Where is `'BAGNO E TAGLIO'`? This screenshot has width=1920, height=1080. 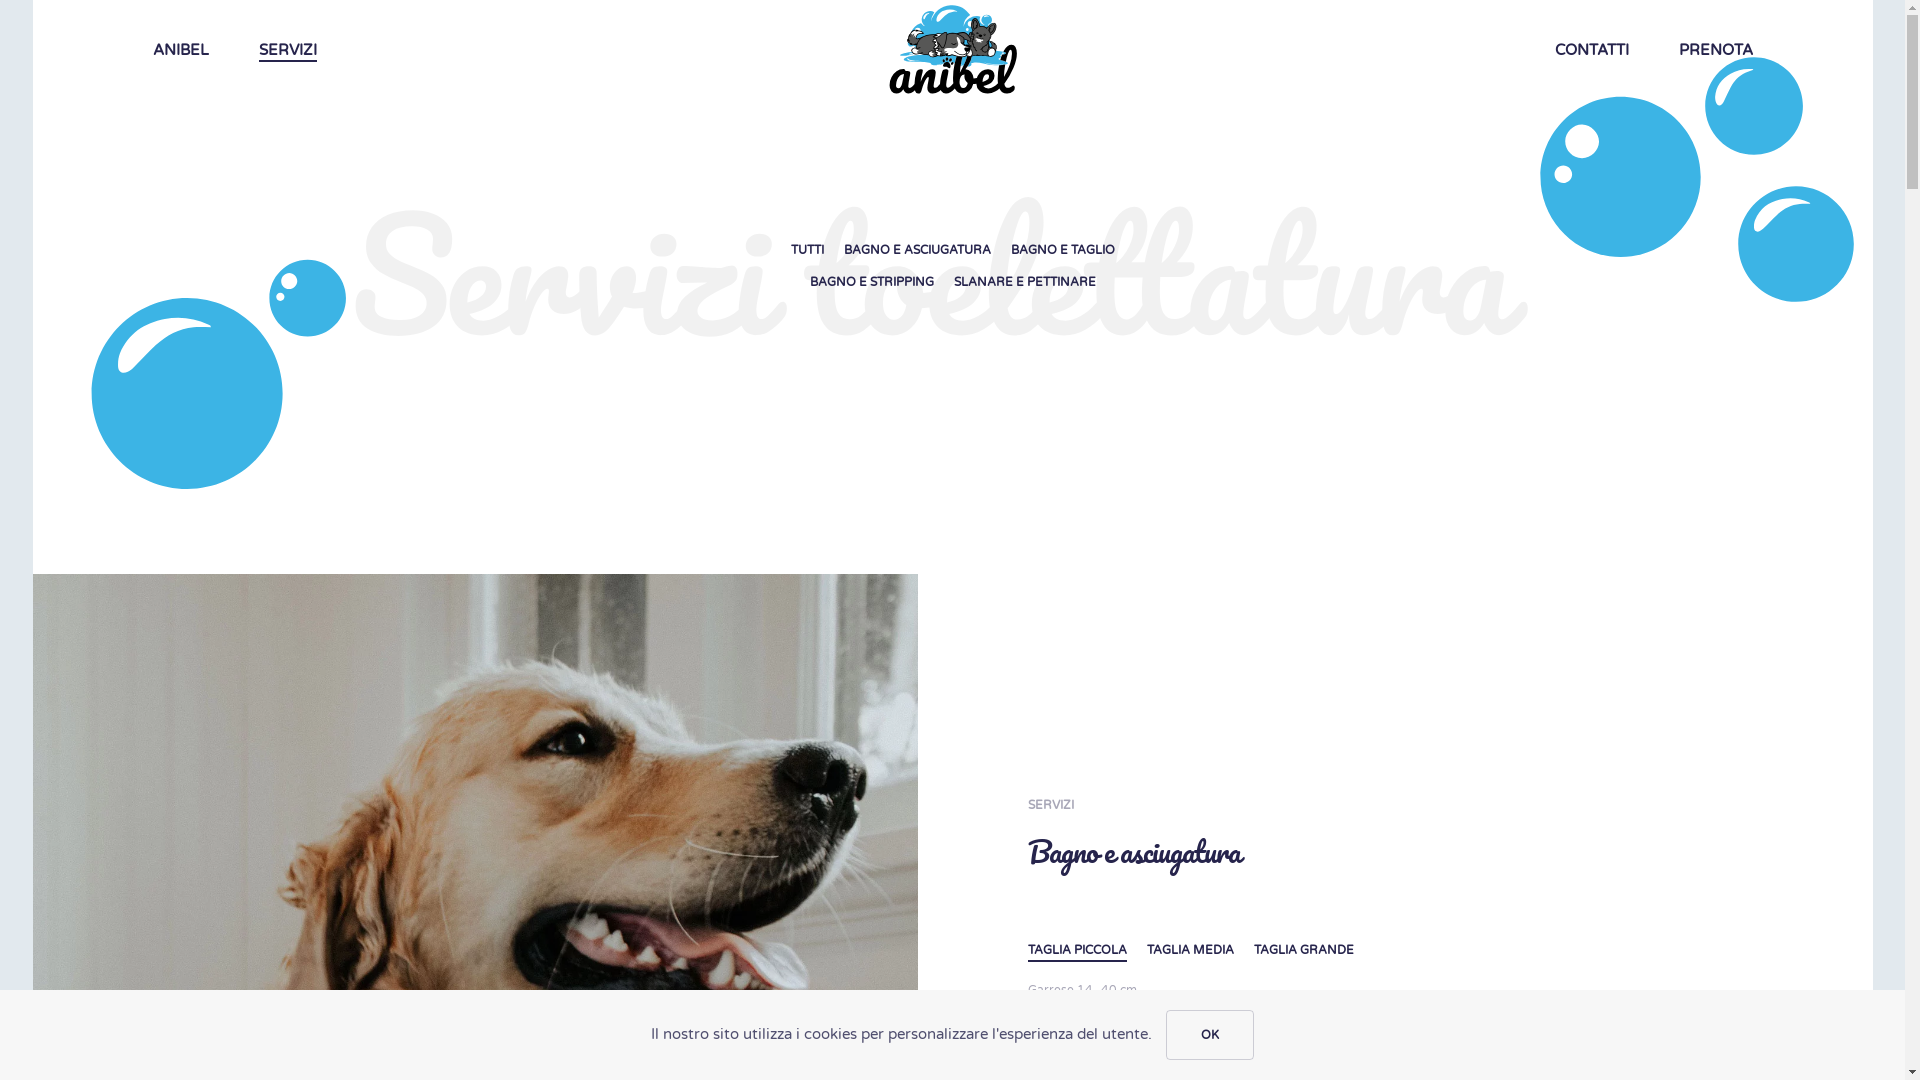 'BAGNO E TAGLIO' is located at coordinates (1060, 249).